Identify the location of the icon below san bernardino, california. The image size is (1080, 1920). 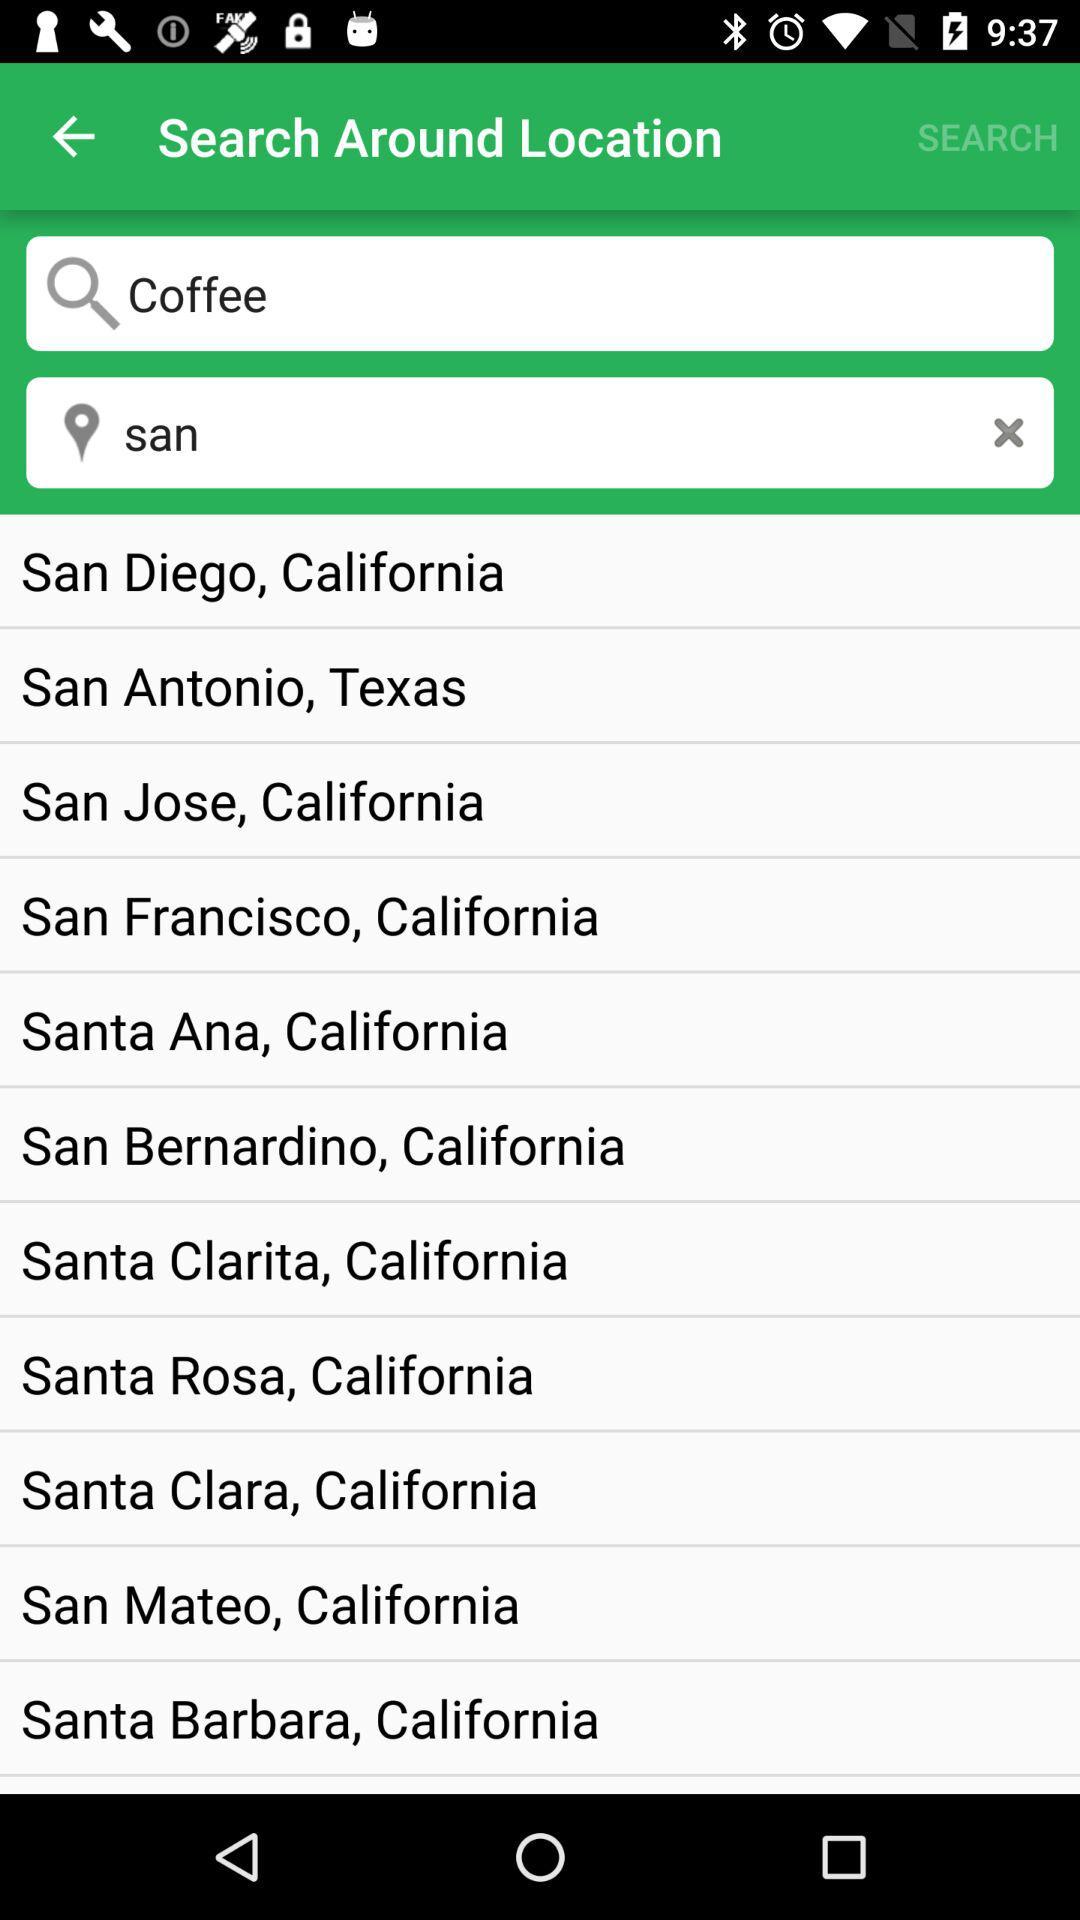
(295, 1257).